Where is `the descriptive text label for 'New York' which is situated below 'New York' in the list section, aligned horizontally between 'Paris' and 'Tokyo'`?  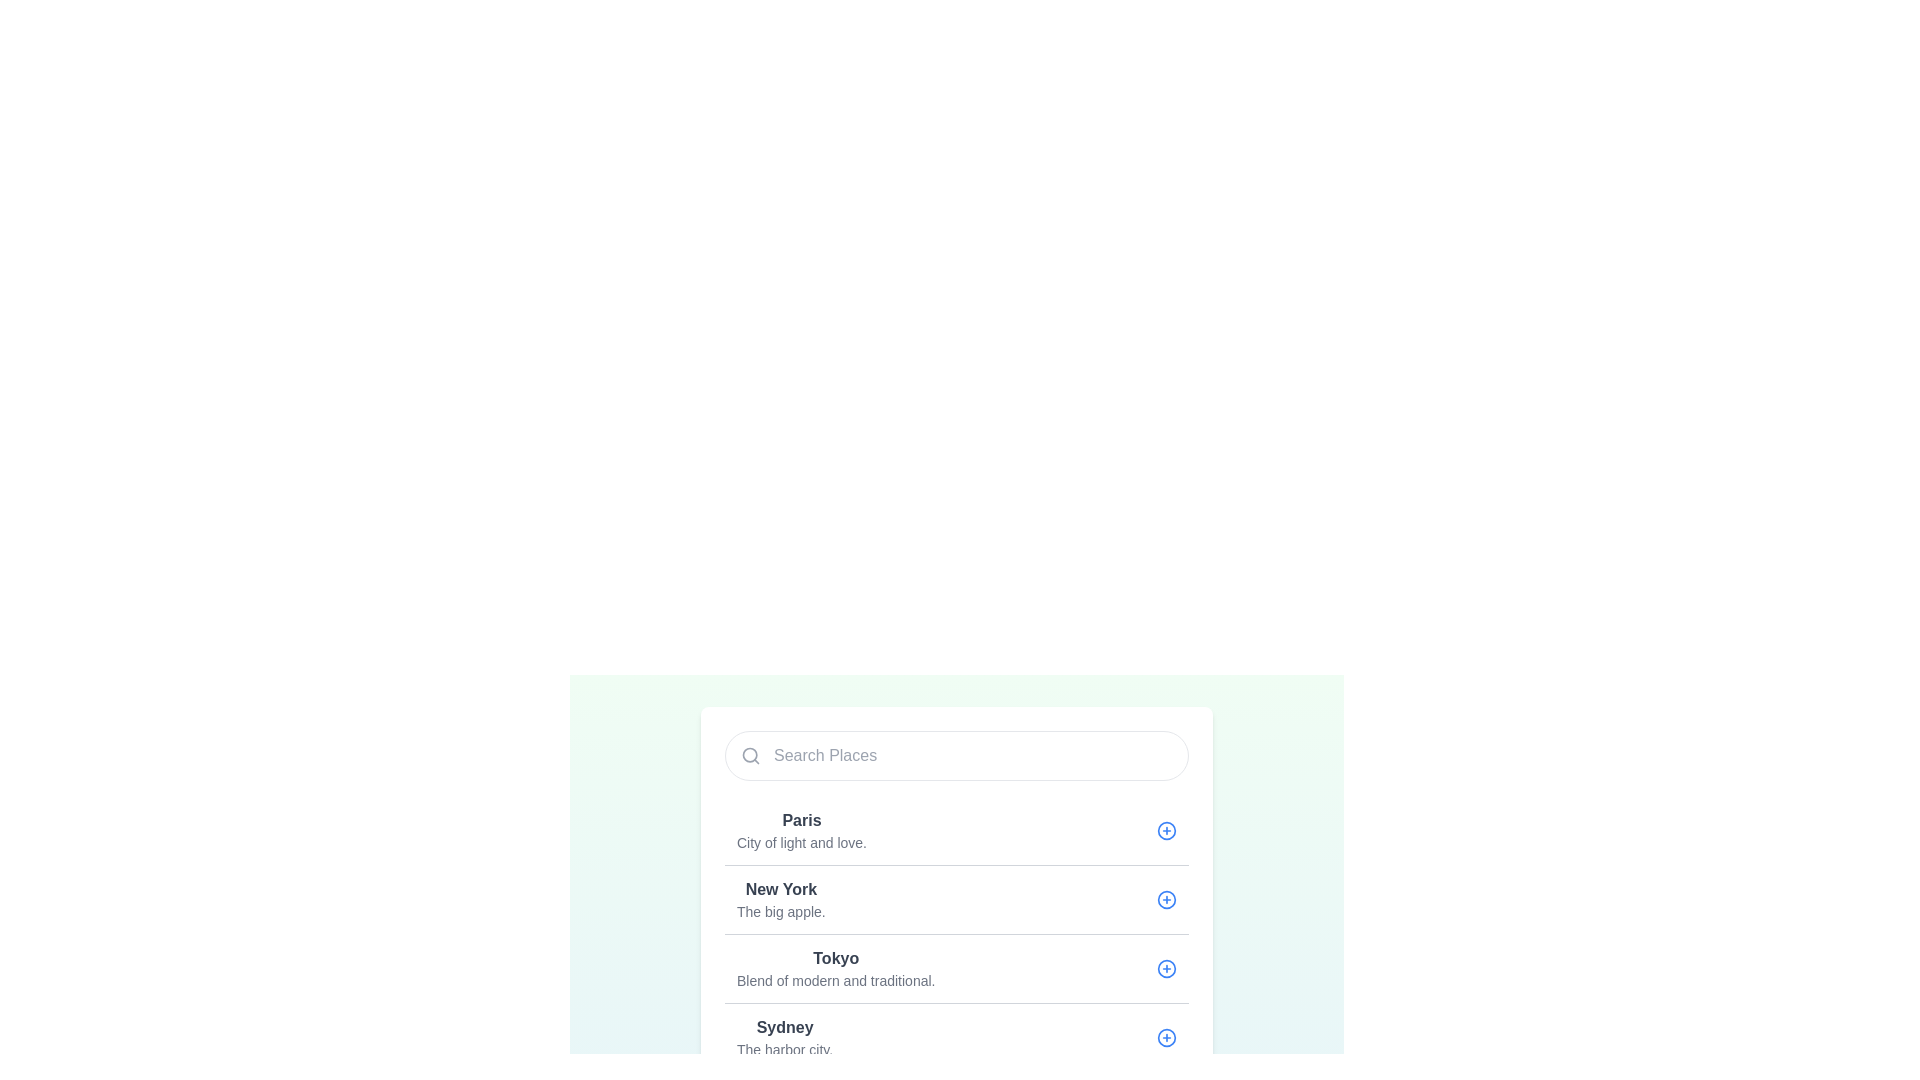
the descriptive text label for 'New York' which is situated below 'New York' in the list section, aligned horizontally between 'Paris' and 'Tokyo' is located at coordinates (780, 911).